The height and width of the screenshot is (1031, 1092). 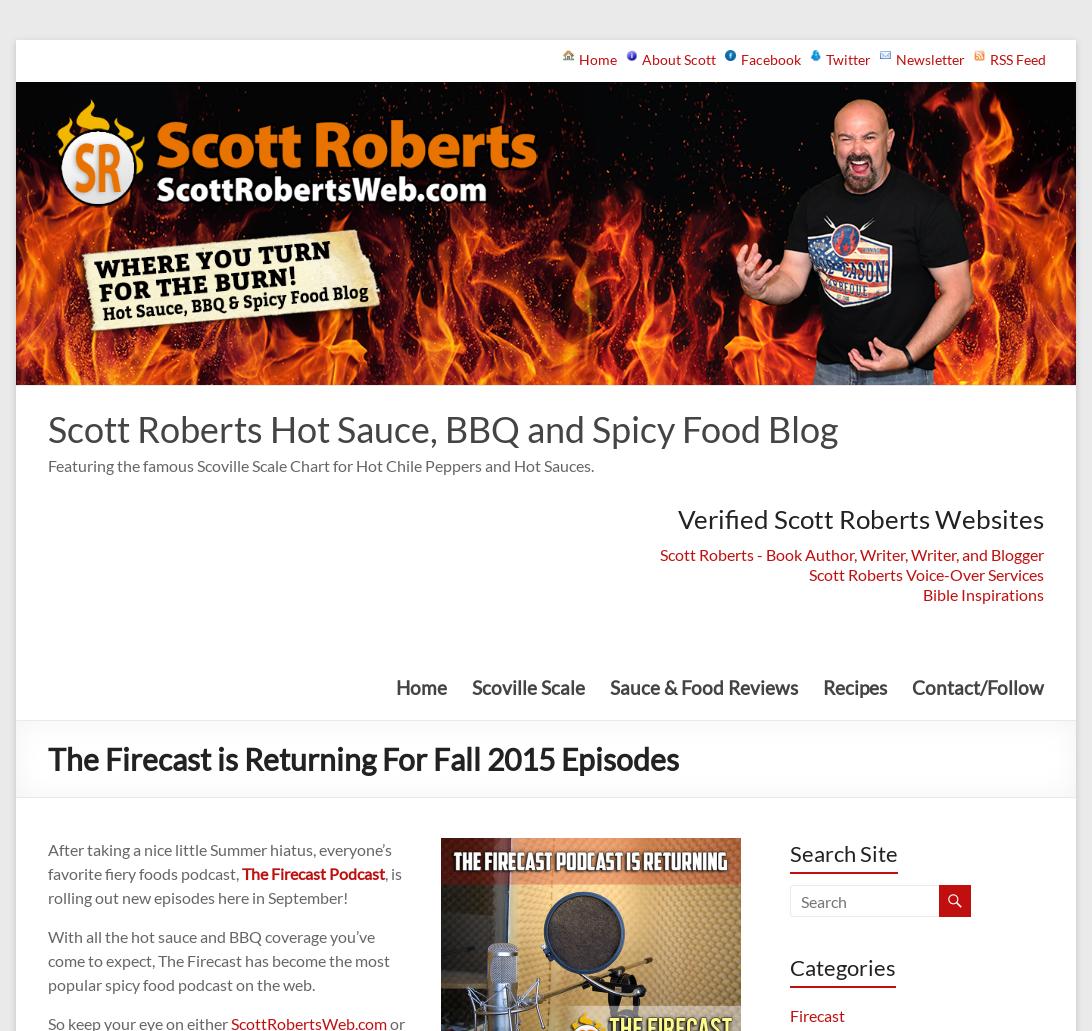 What do you see at coordinates (854, 686) in the screenshot?
I see `'Recipes'` at bounding box center [854, 686].